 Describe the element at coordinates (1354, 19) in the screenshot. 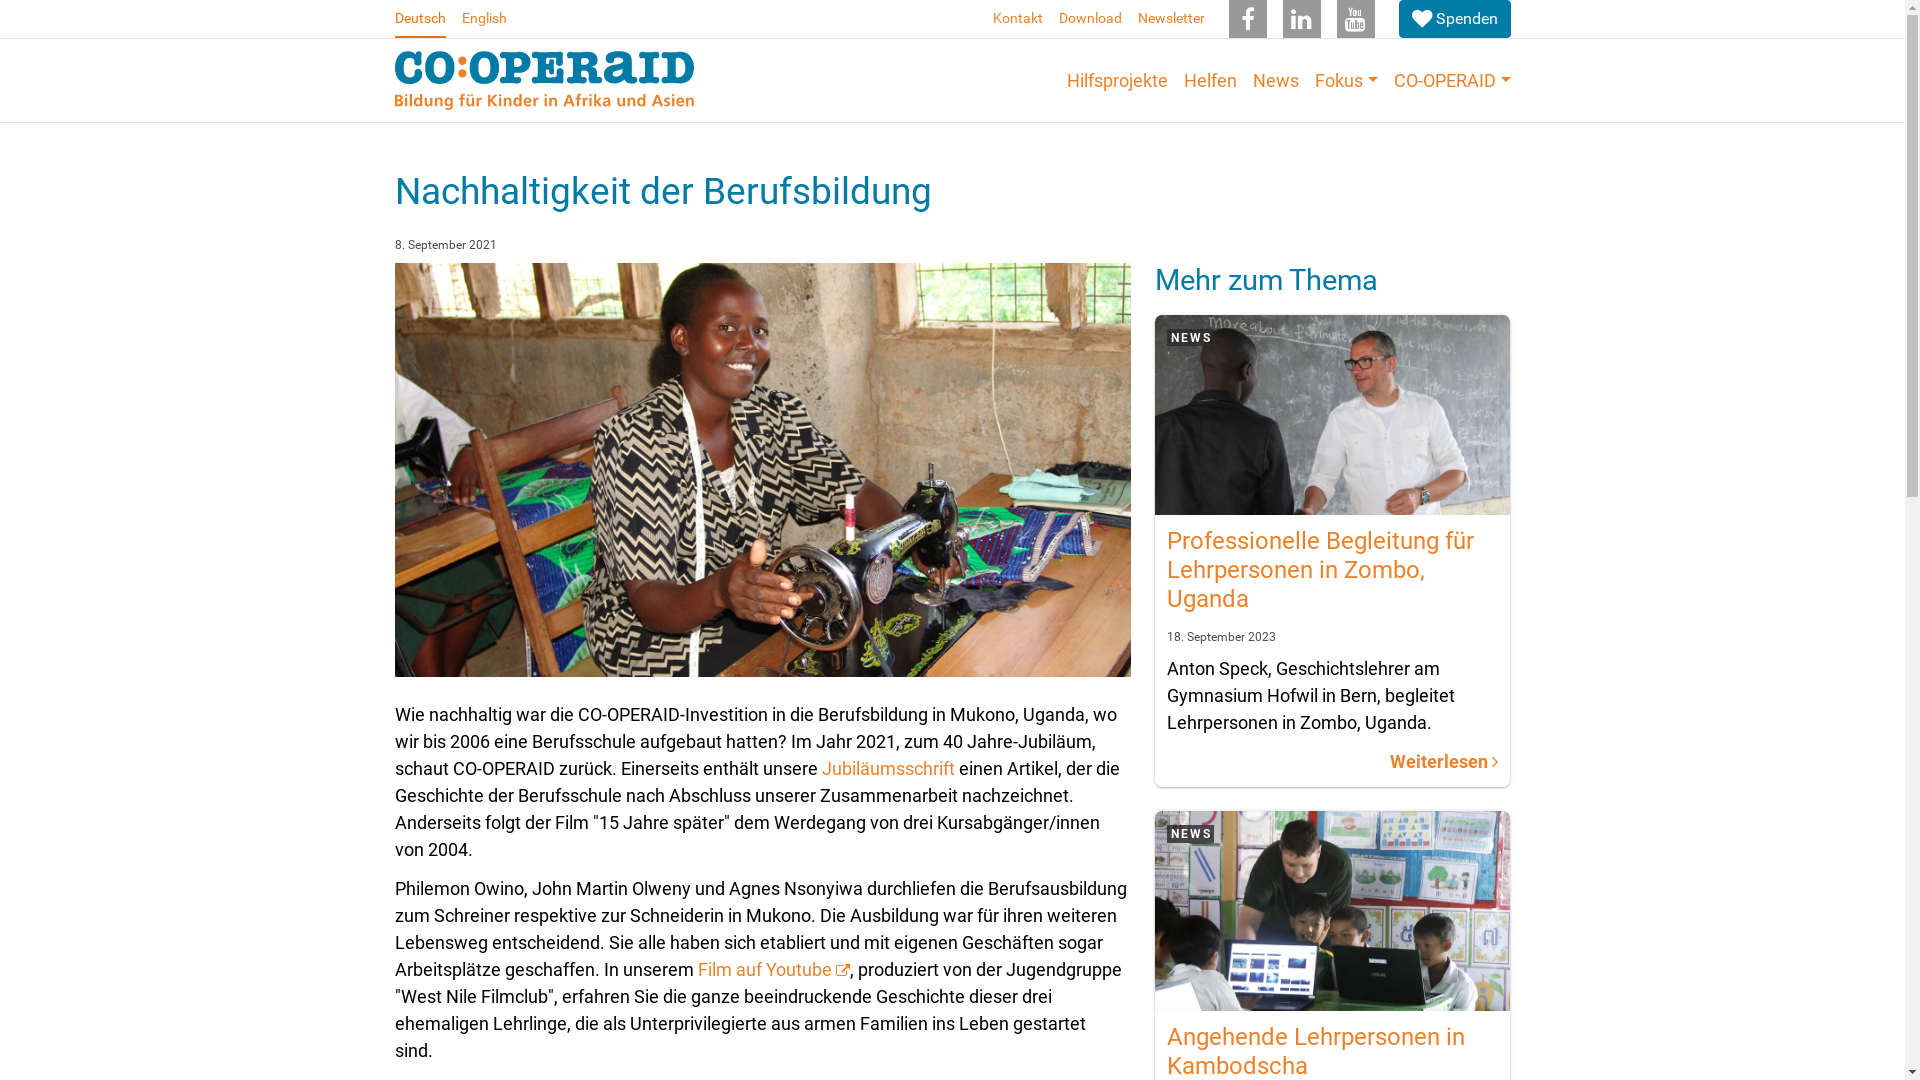

I see `'Youtube'` at that location.